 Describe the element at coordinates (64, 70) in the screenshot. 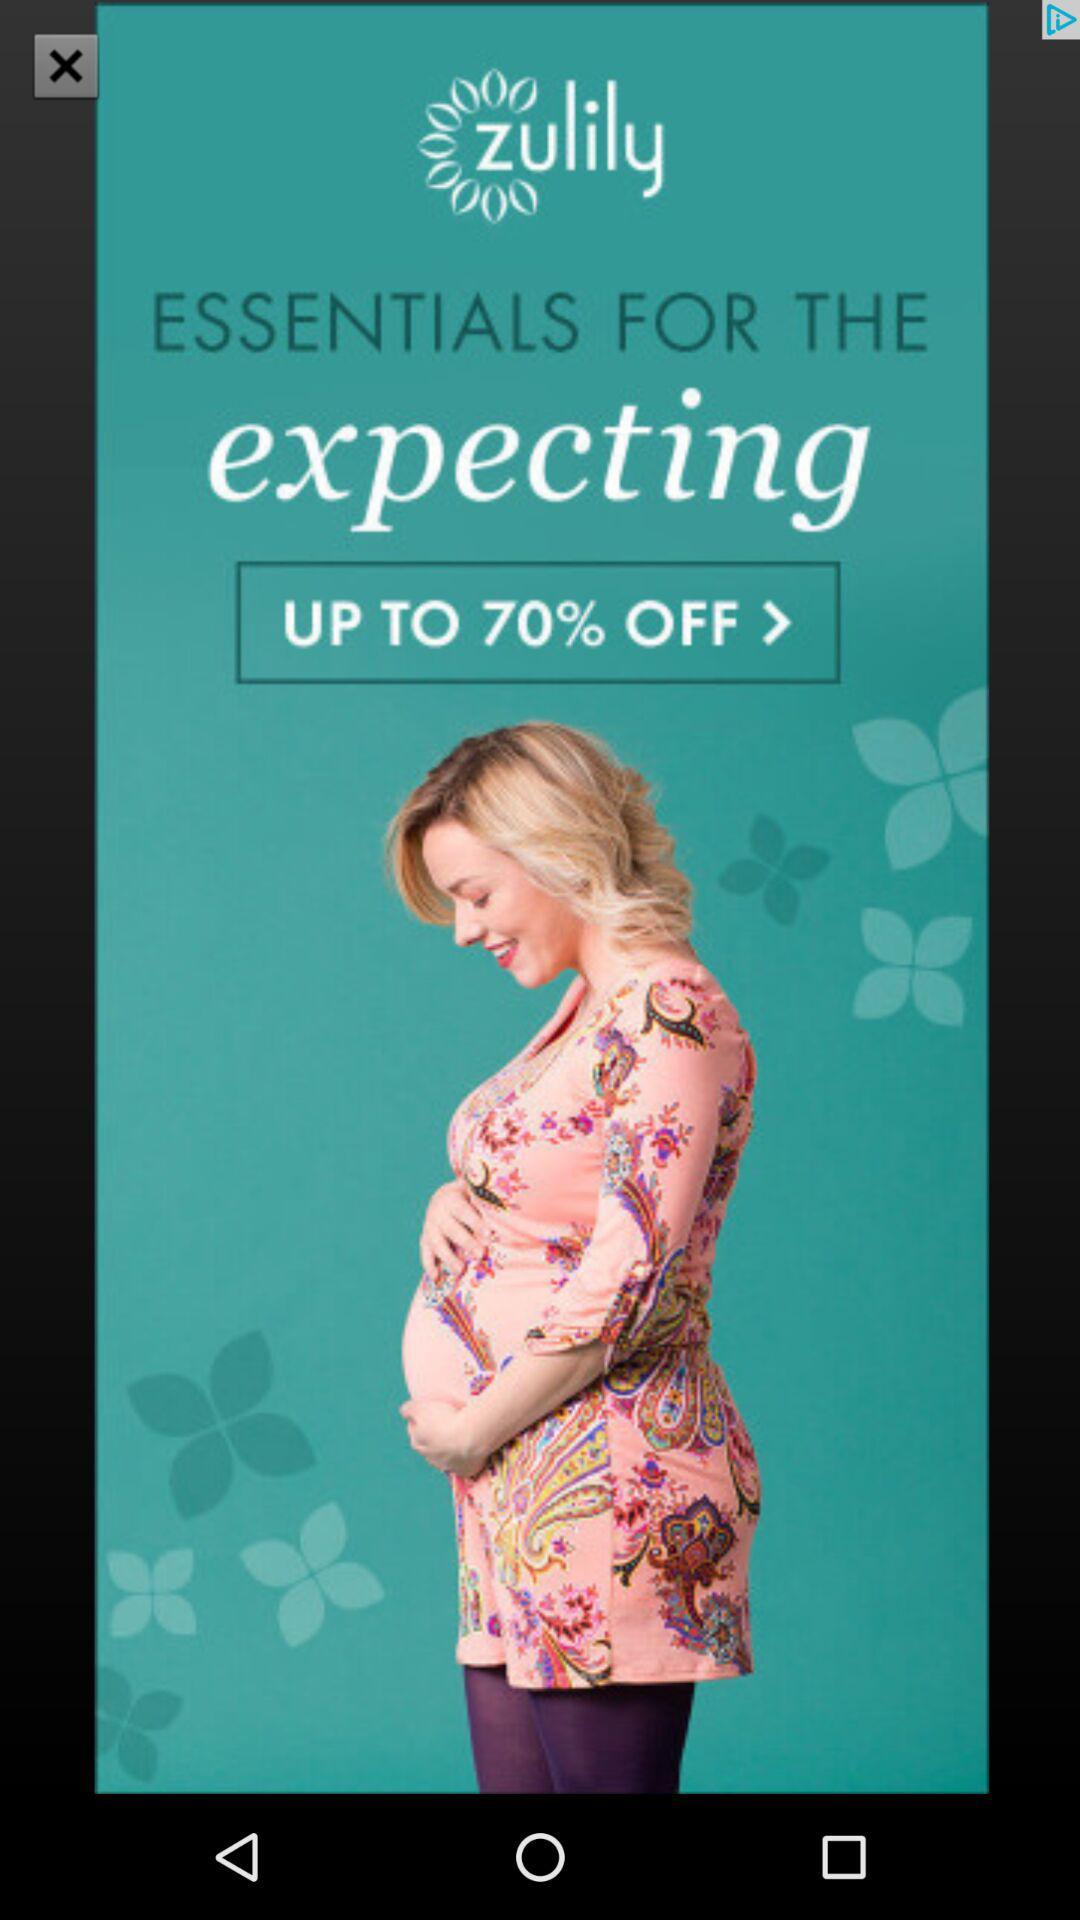

I see `the close icon` at that location.